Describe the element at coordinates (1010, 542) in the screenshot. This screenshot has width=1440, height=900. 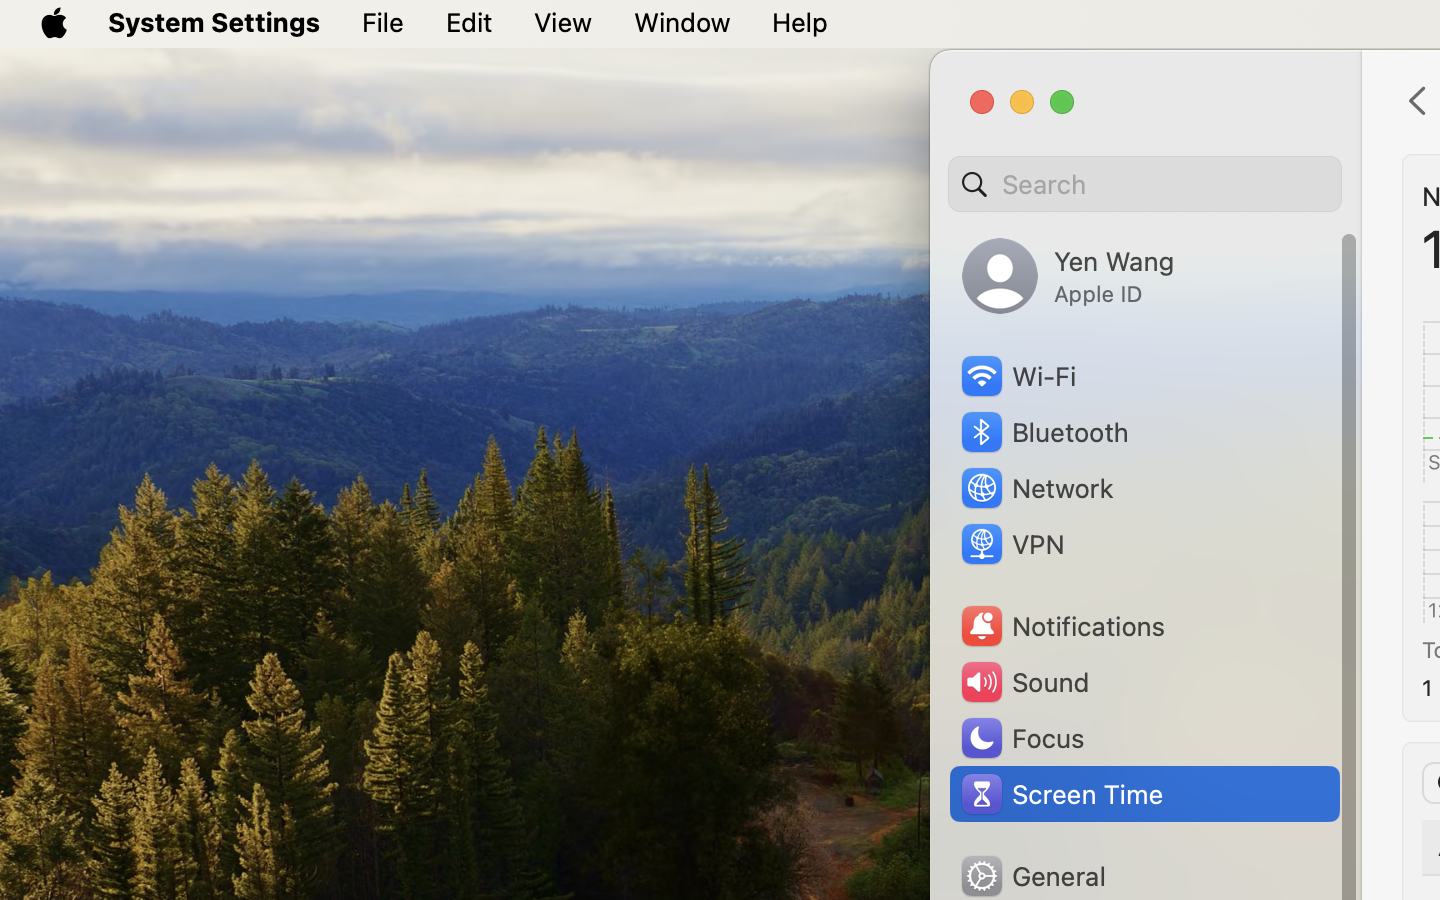
I see `'VPN'` at that location.